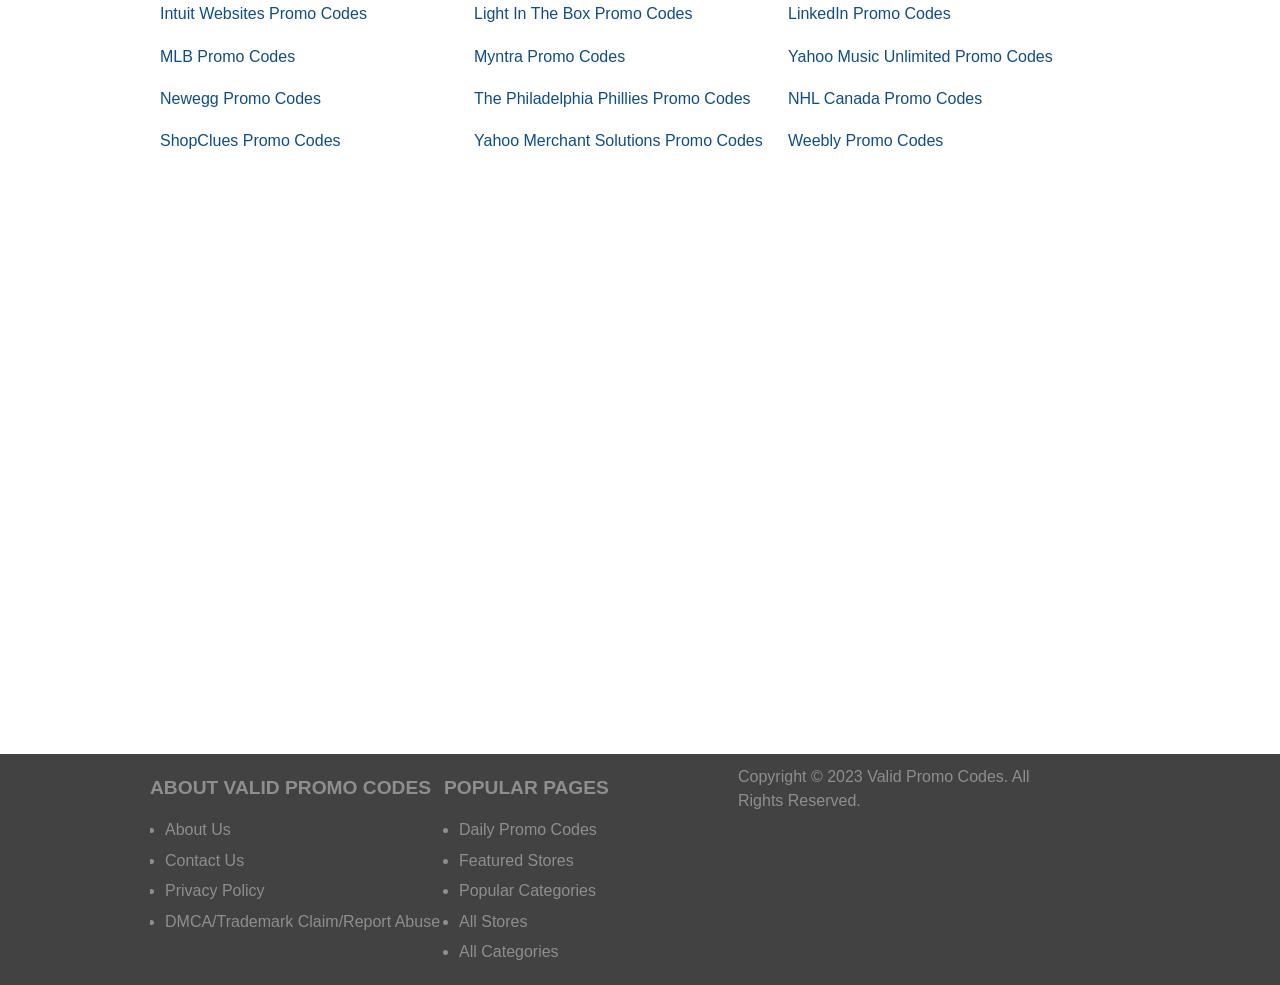  Describe the element at coordinates (164, 890) in the screenshot. I see `'Privacy Policy'` at that location.